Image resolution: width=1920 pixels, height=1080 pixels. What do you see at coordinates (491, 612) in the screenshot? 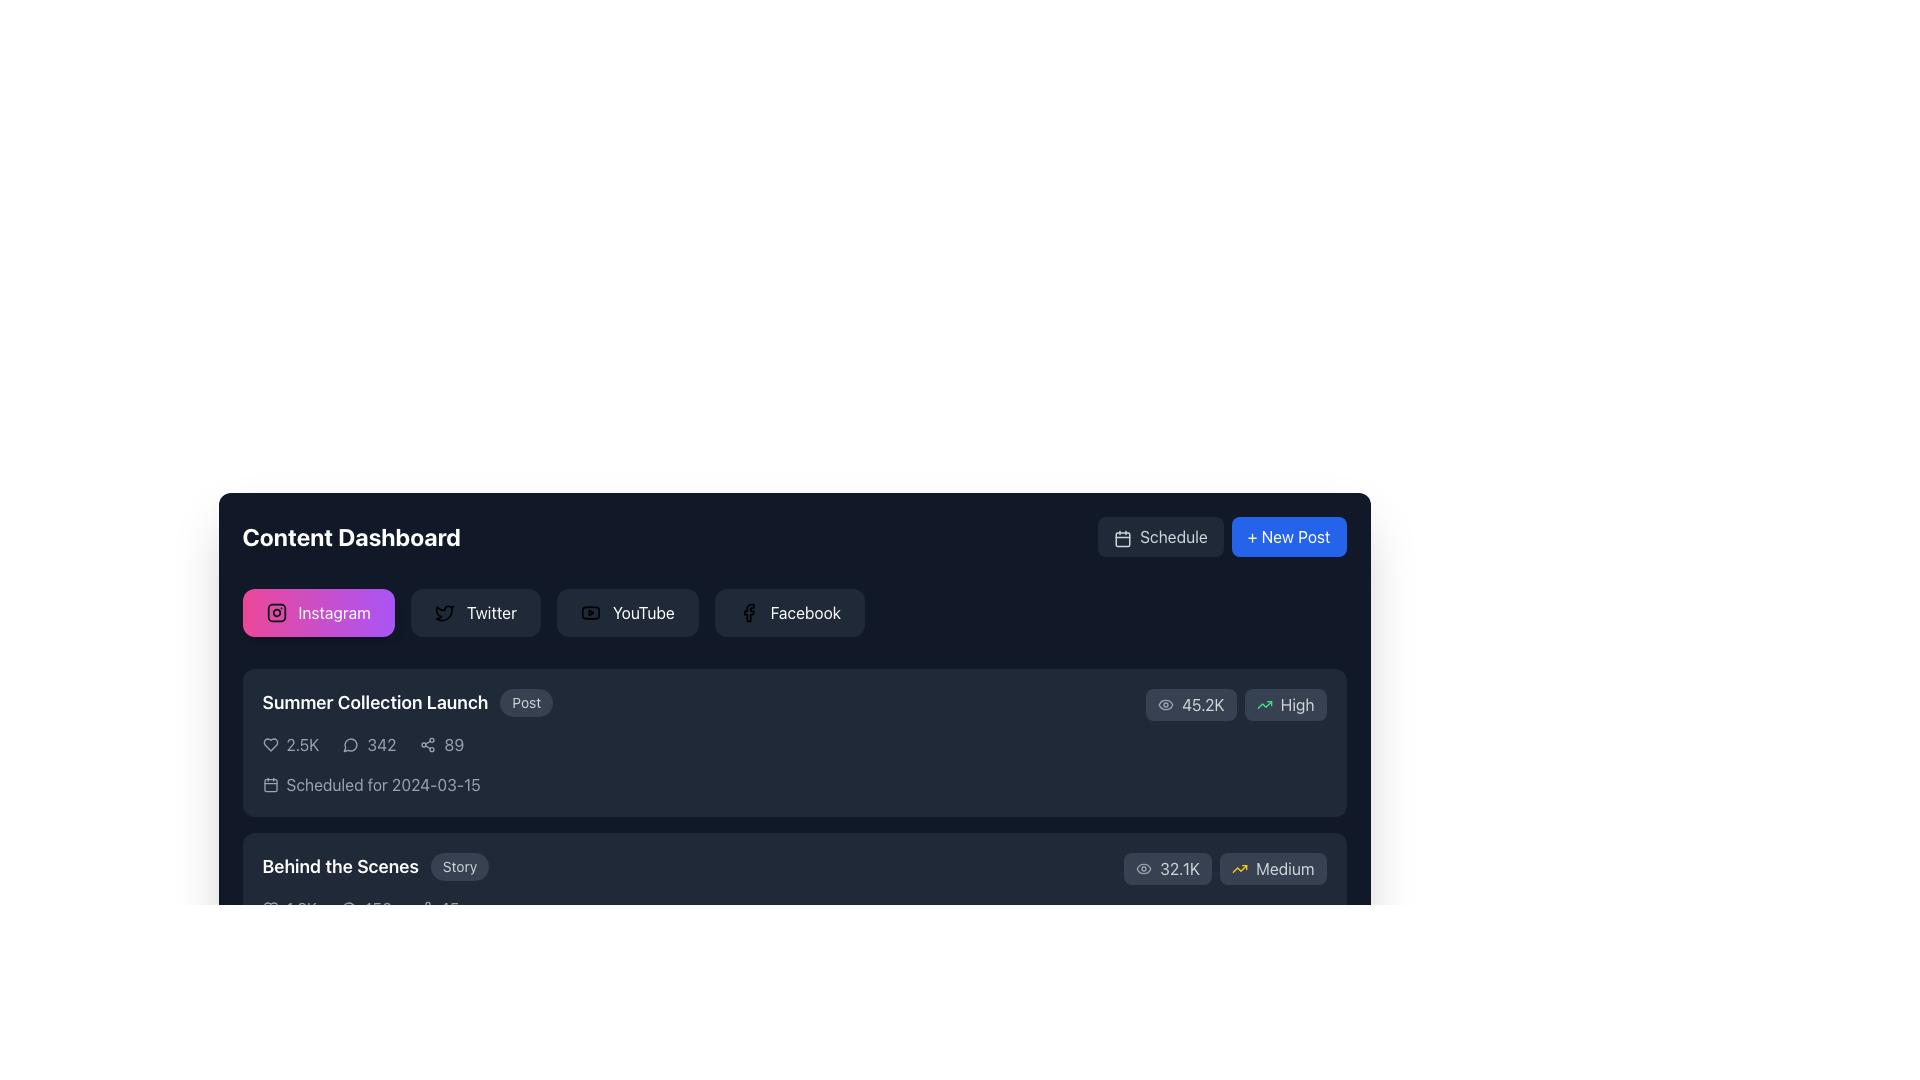
I see `the 'Twitter' text label within the button, which is the second item in a group of four options labeled 'Instagram,' 'Twitter,' 'YouTube,' and 'Facebook.'` at bounding box center [491, 612].